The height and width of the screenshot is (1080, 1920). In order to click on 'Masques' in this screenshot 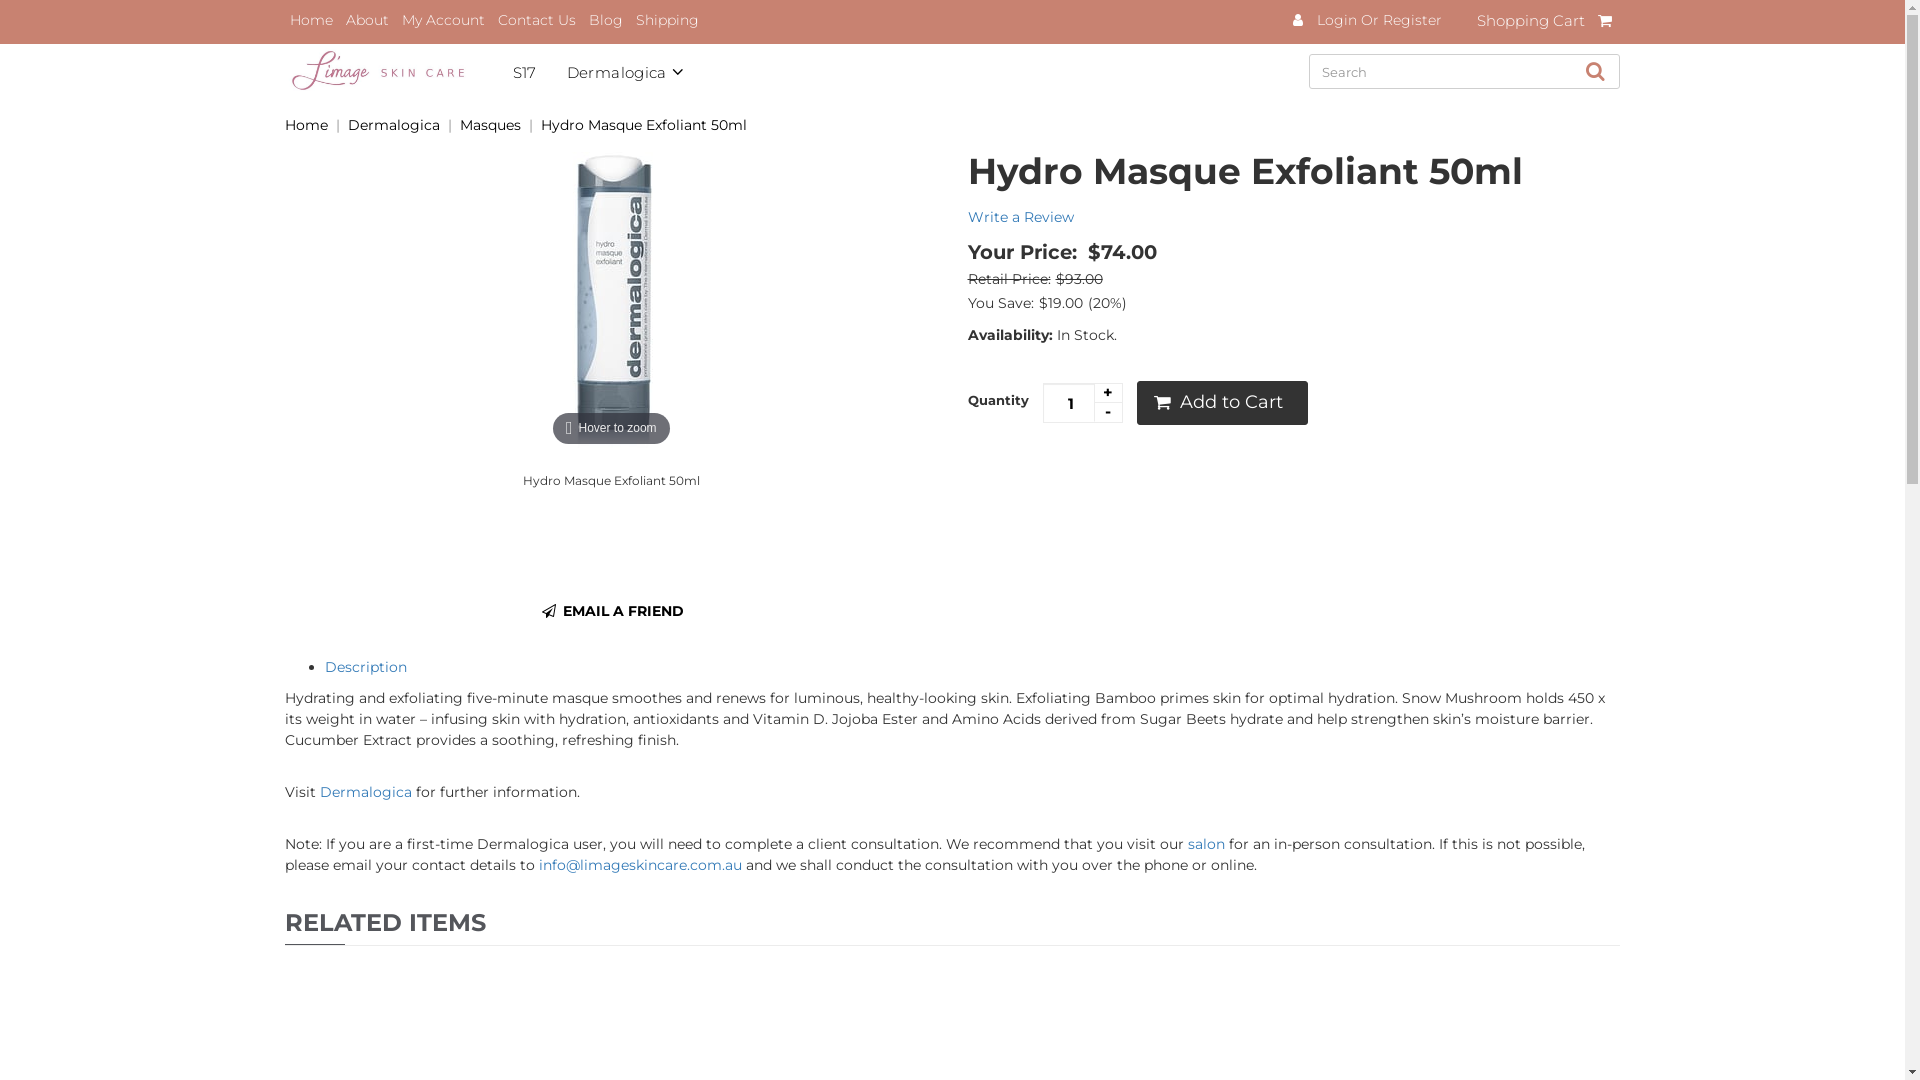, I will do `click(490, 124)`.